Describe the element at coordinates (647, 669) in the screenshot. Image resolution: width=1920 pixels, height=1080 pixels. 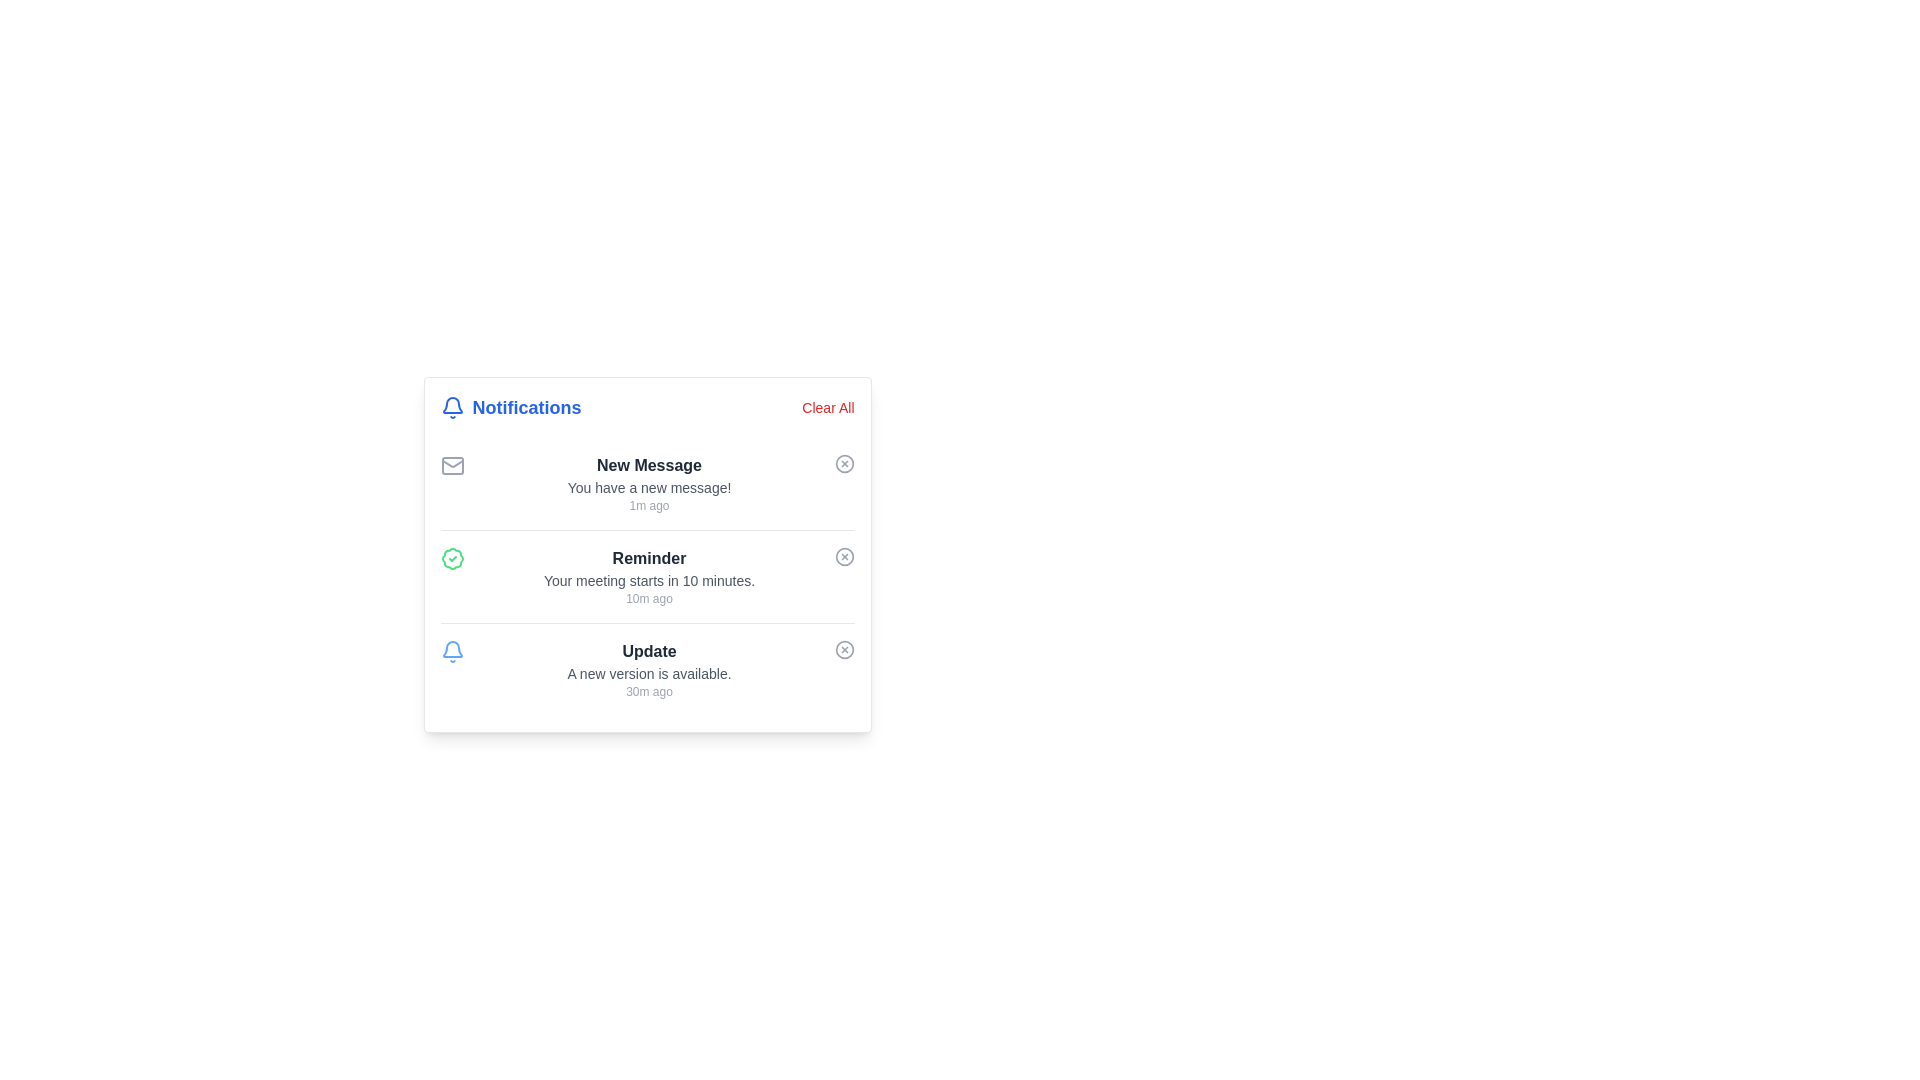
I see `the third notification entry titled 'Update' that contains the description 'A new version is available.' and a dismissal 'X' icon` at that location.